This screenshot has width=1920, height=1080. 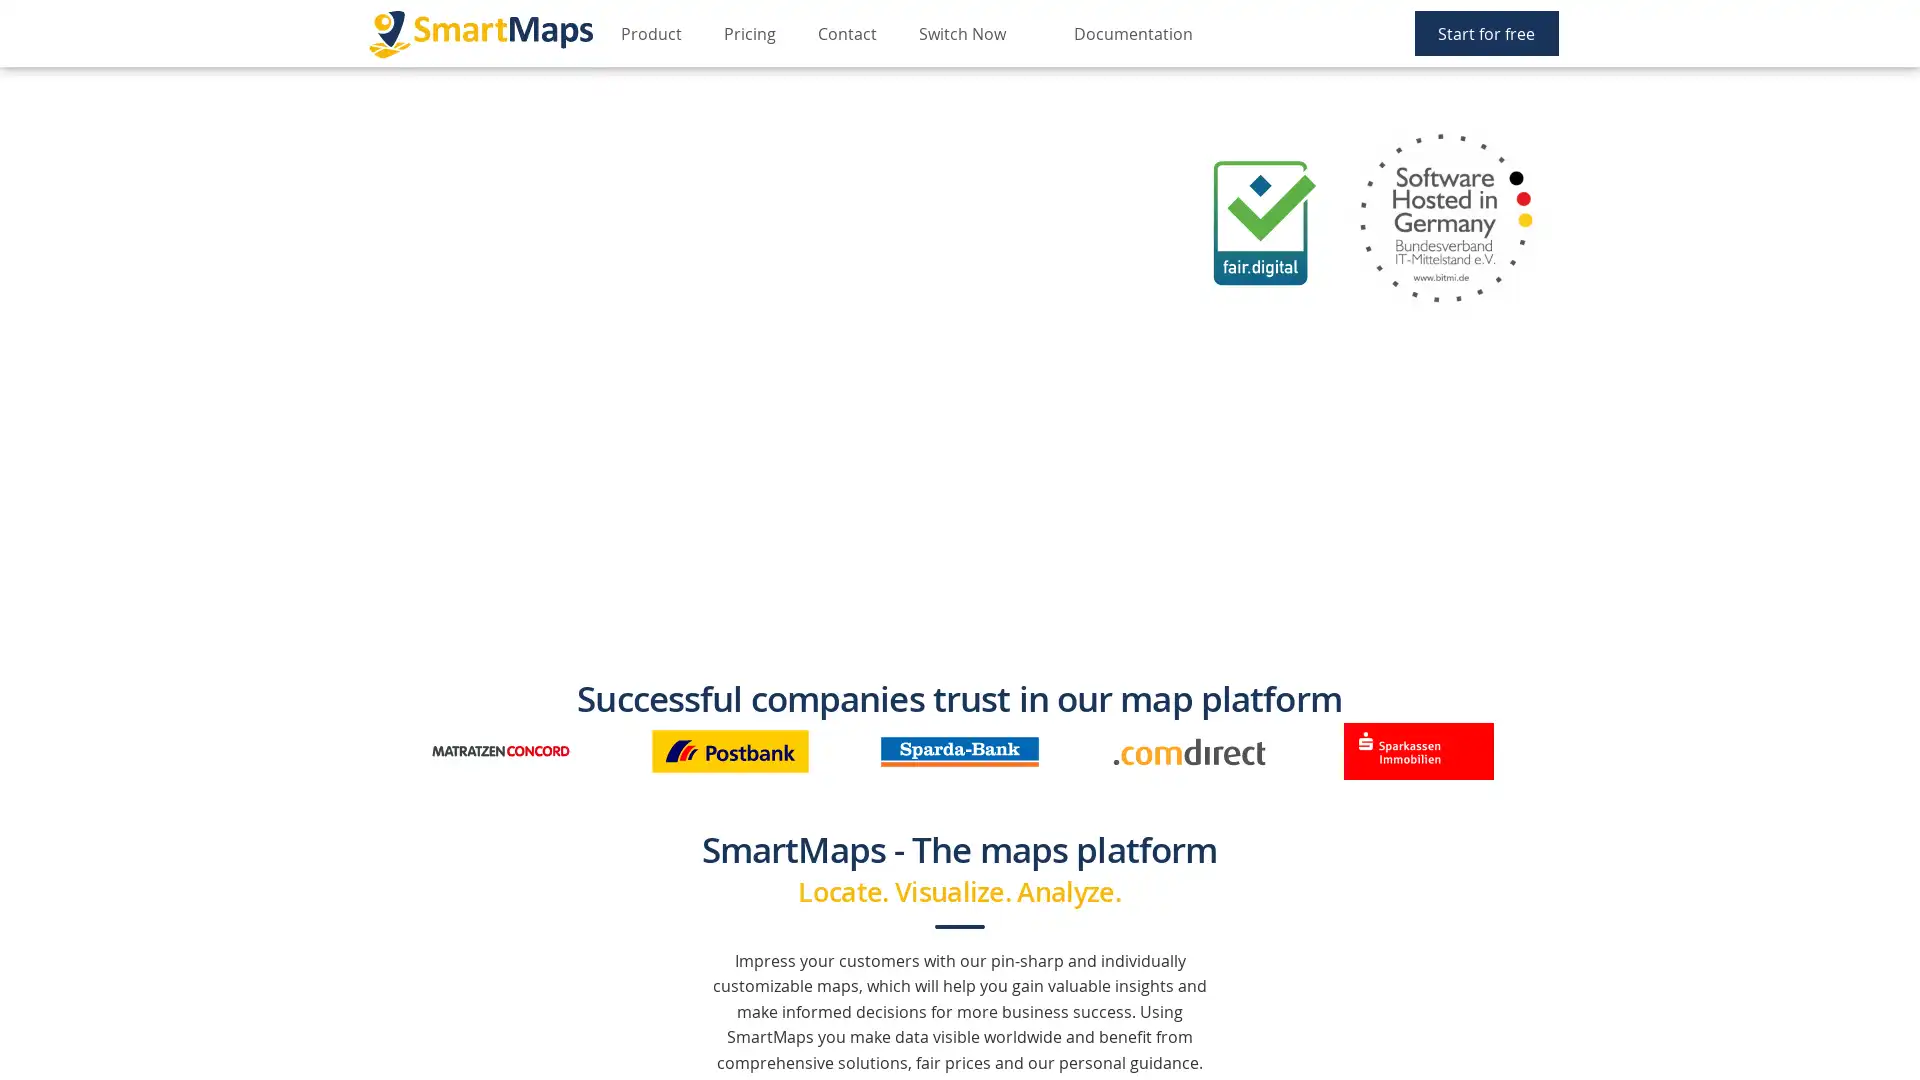 I want to click on Zoom in, so click(x=27, y=93).